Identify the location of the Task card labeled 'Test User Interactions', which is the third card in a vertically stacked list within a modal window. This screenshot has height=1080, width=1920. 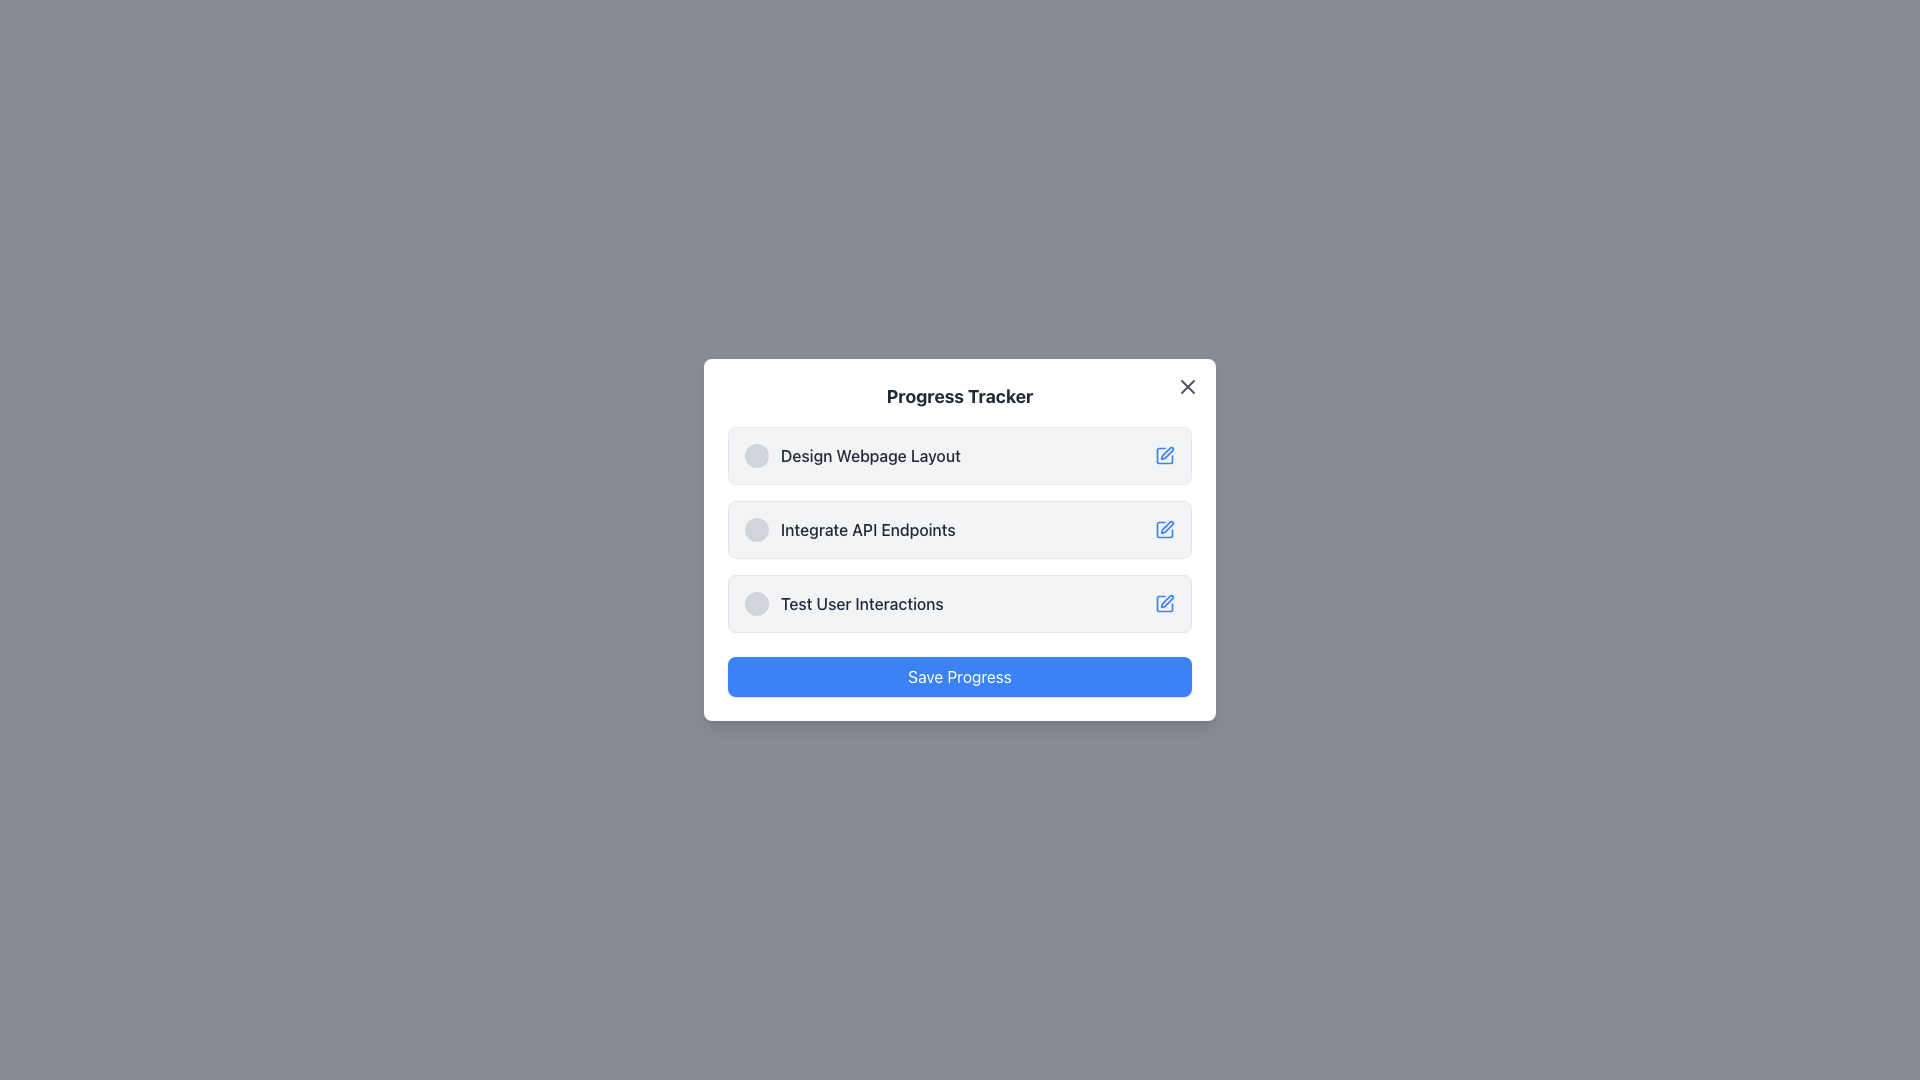
(960, 603).